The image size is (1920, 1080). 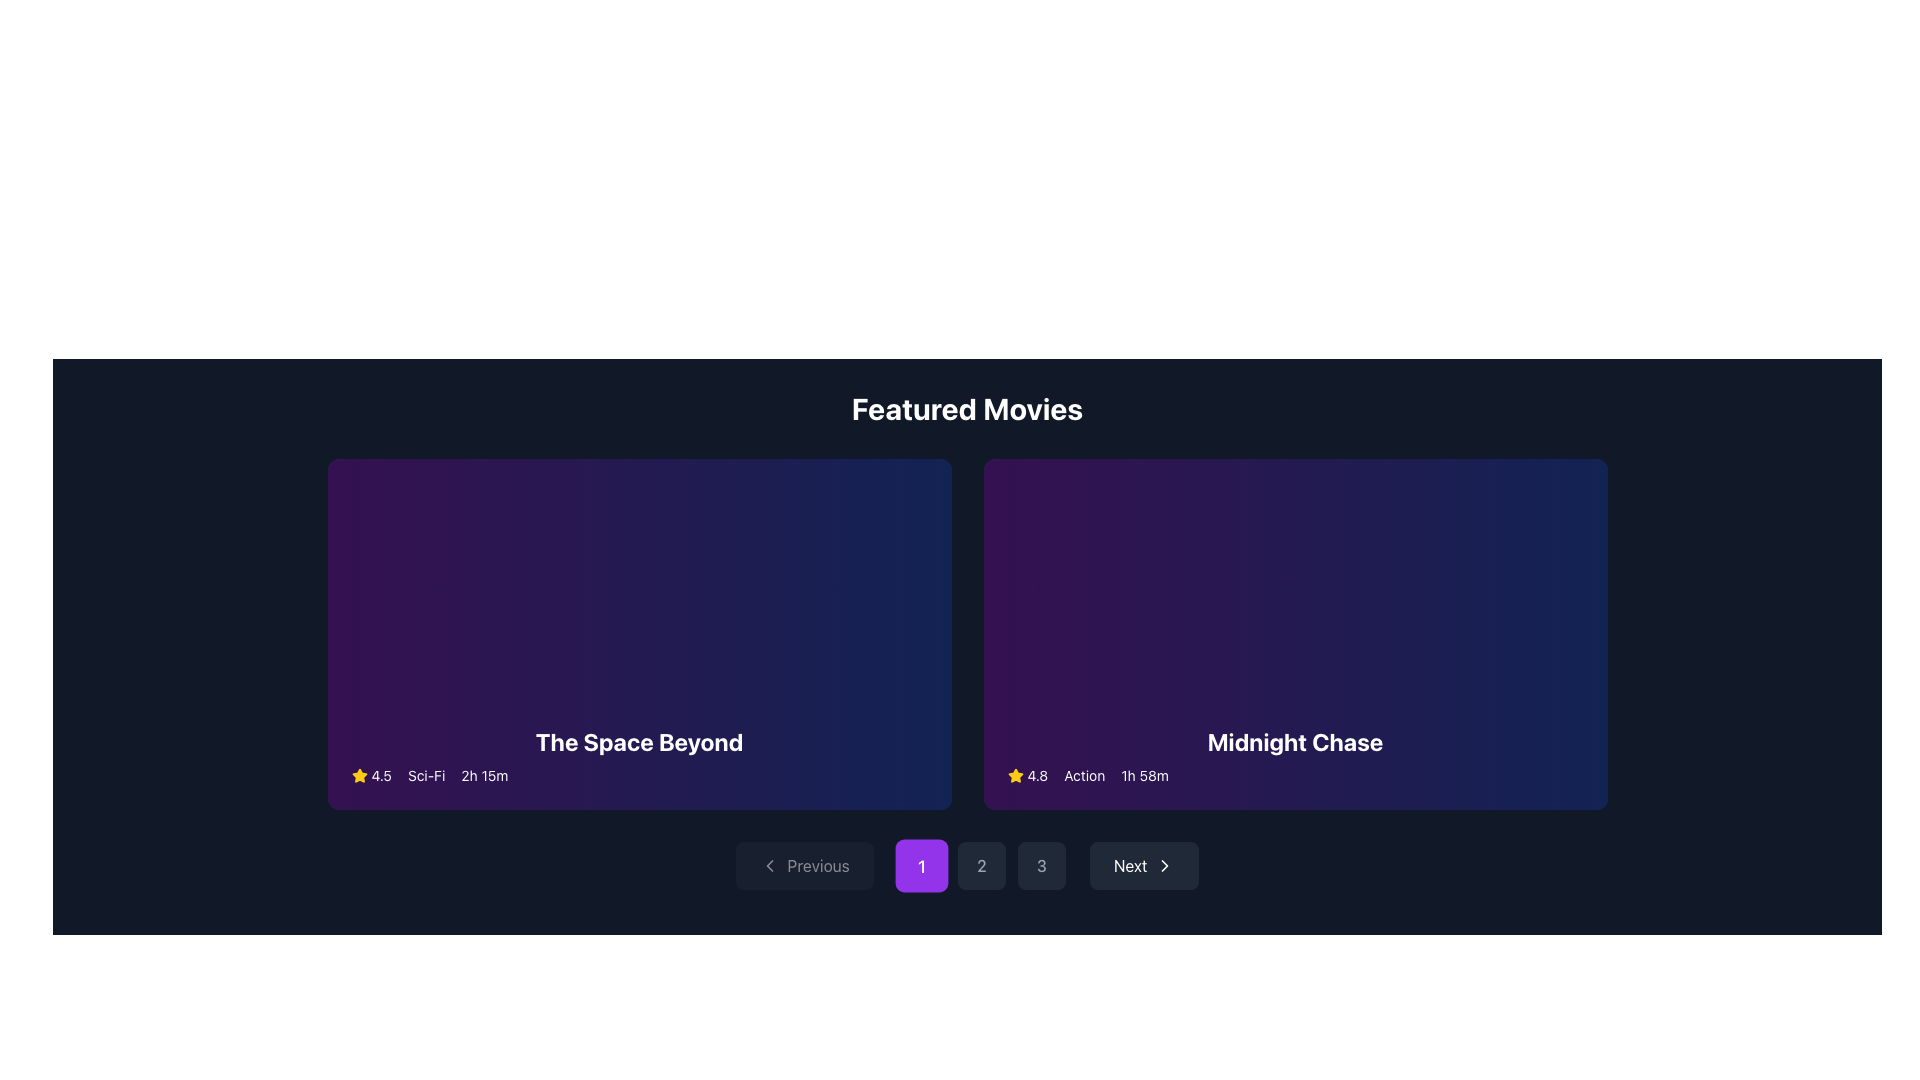 I want to click on the third page navigation button, so click(x=1040, y=865).